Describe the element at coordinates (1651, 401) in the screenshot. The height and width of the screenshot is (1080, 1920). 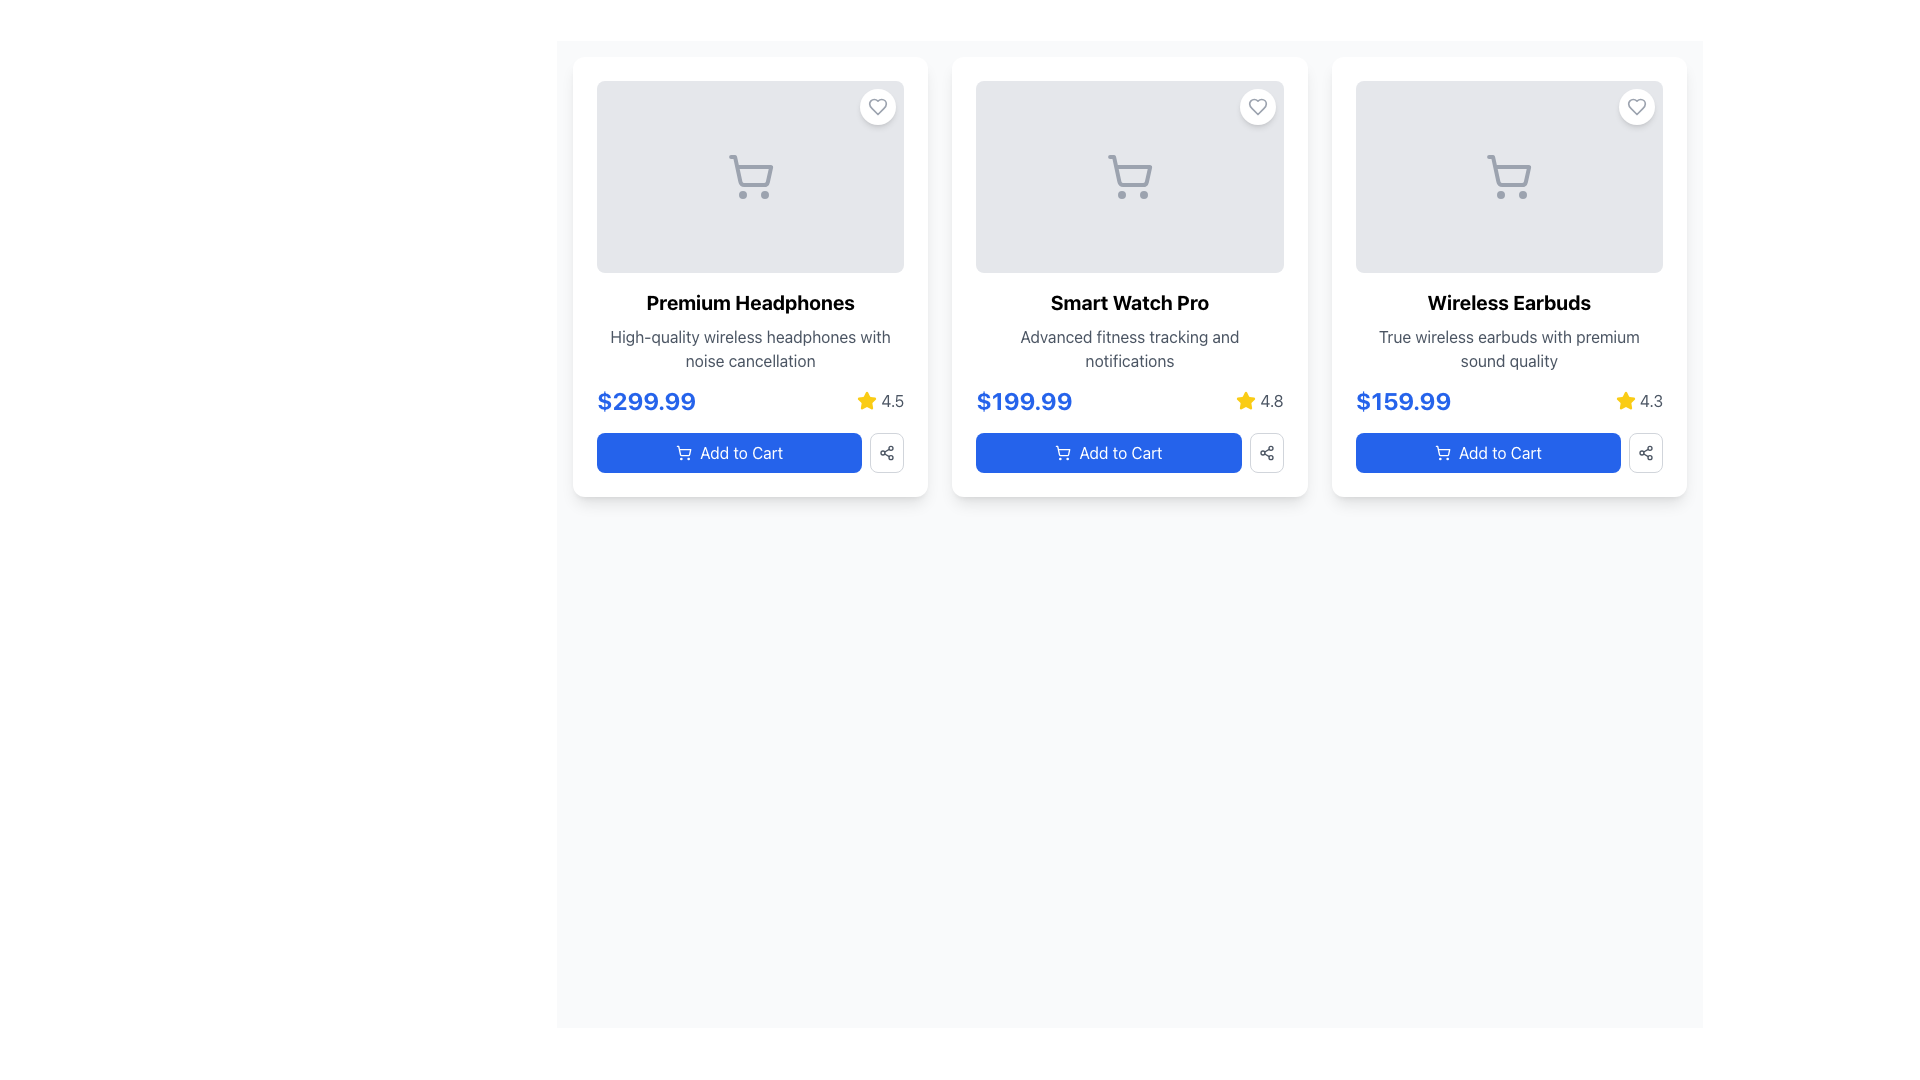
I see `the text displaying the average rating for the 'Wireless Earbuds' product, located to the right of the yellow star icon within the product card` at that location.